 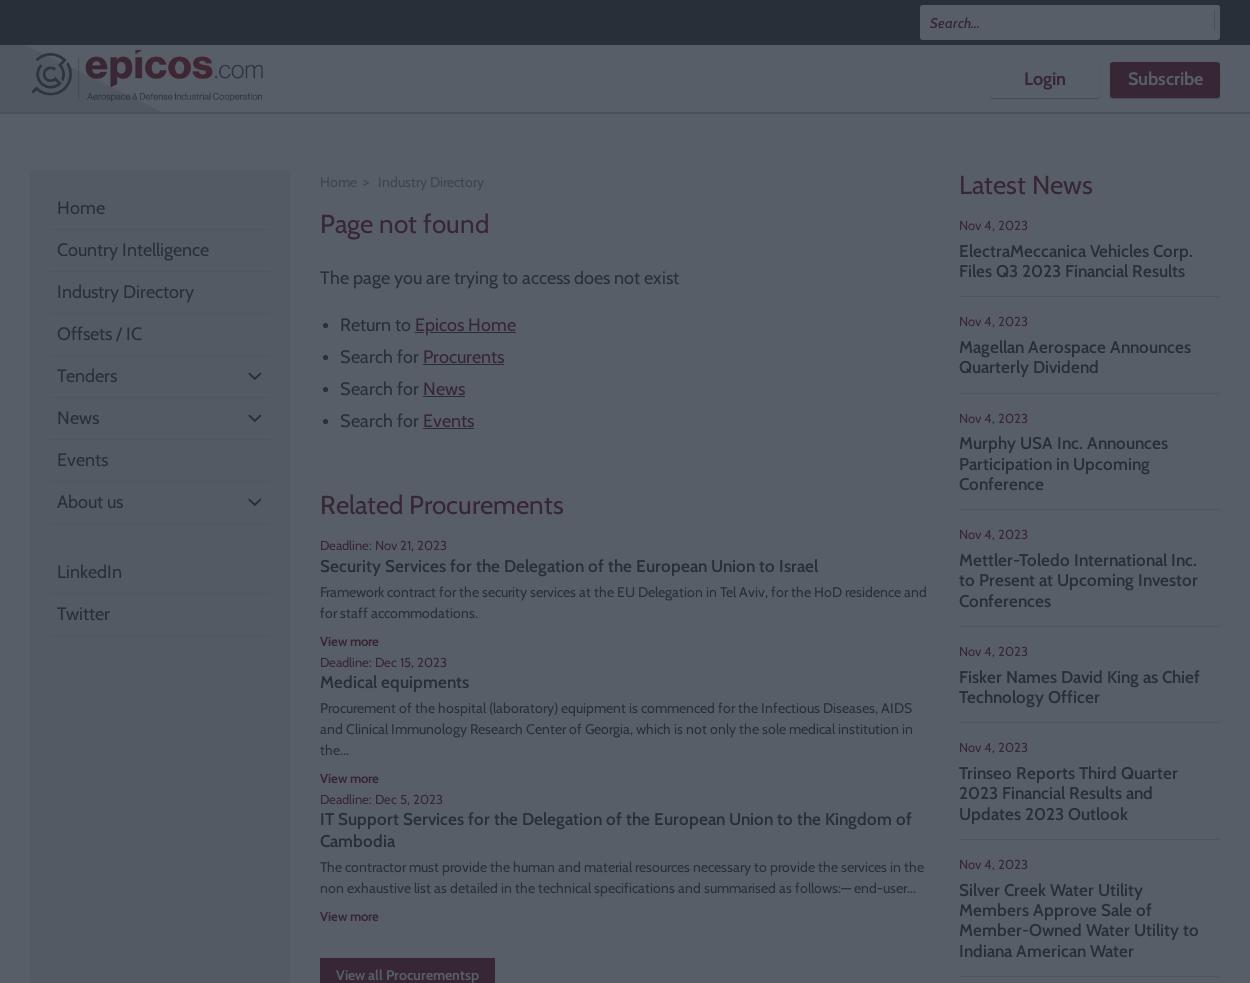 What do you see at coordinates (394, 681) in the screenshot?
I see `'Medical equipments'` at bounding box center [394, 681].